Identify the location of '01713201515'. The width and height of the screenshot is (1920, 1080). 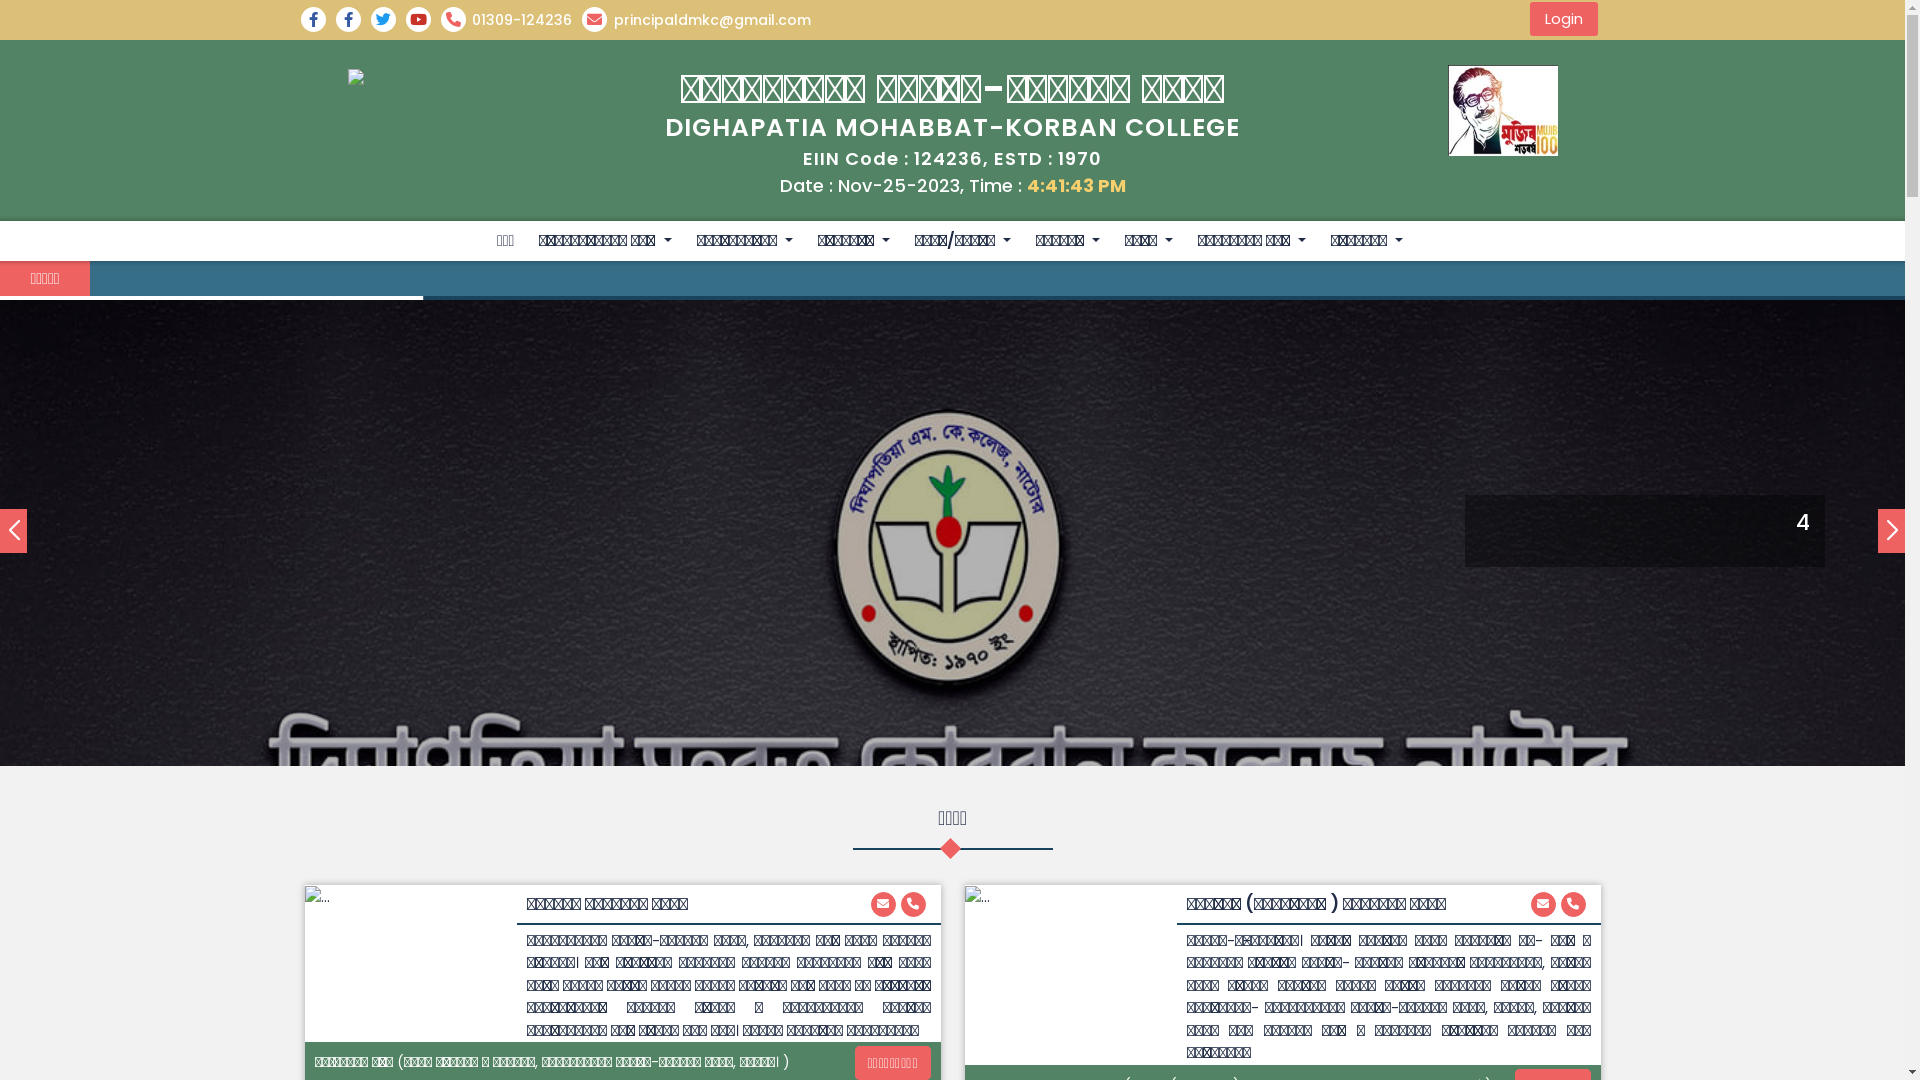
(911, 904).